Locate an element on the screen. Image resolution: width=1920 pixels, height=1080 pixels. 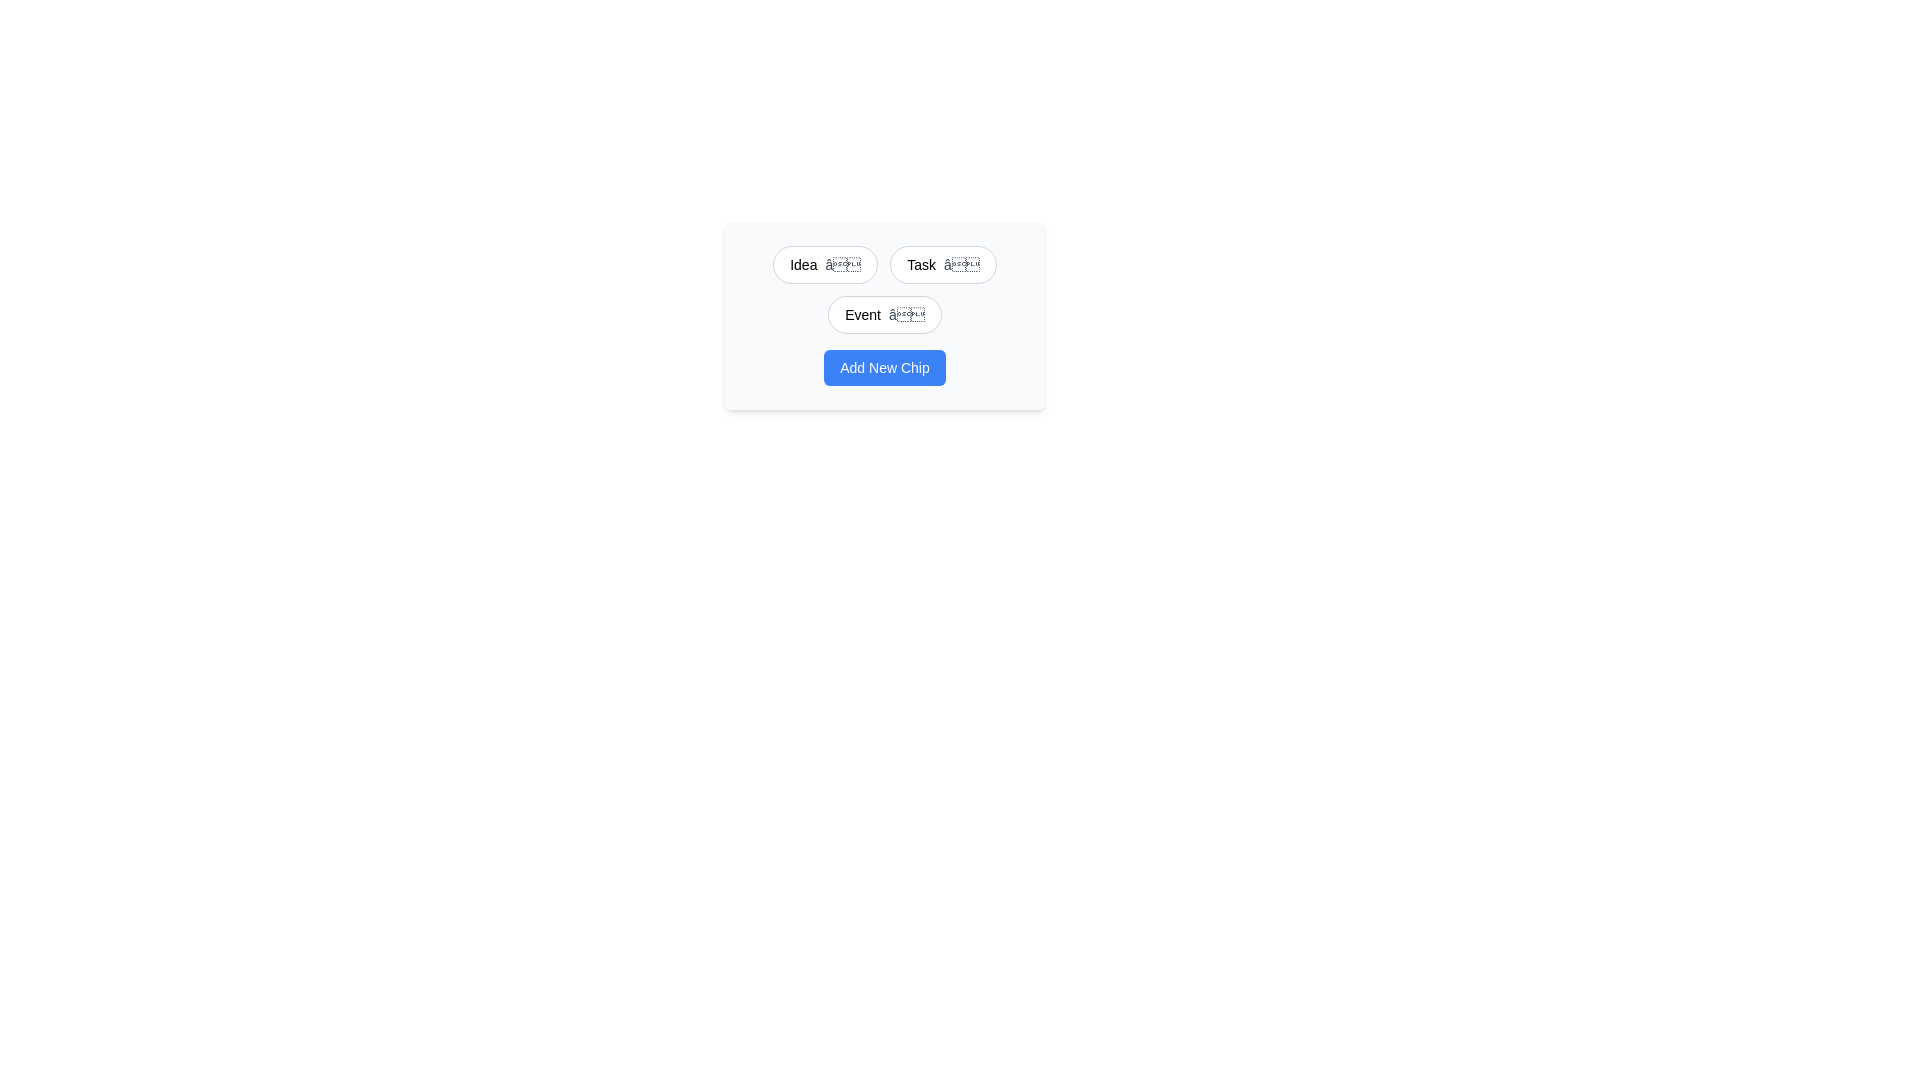
the 'Add New Chip' button to add a new chip is located at coordinates (883, 367).